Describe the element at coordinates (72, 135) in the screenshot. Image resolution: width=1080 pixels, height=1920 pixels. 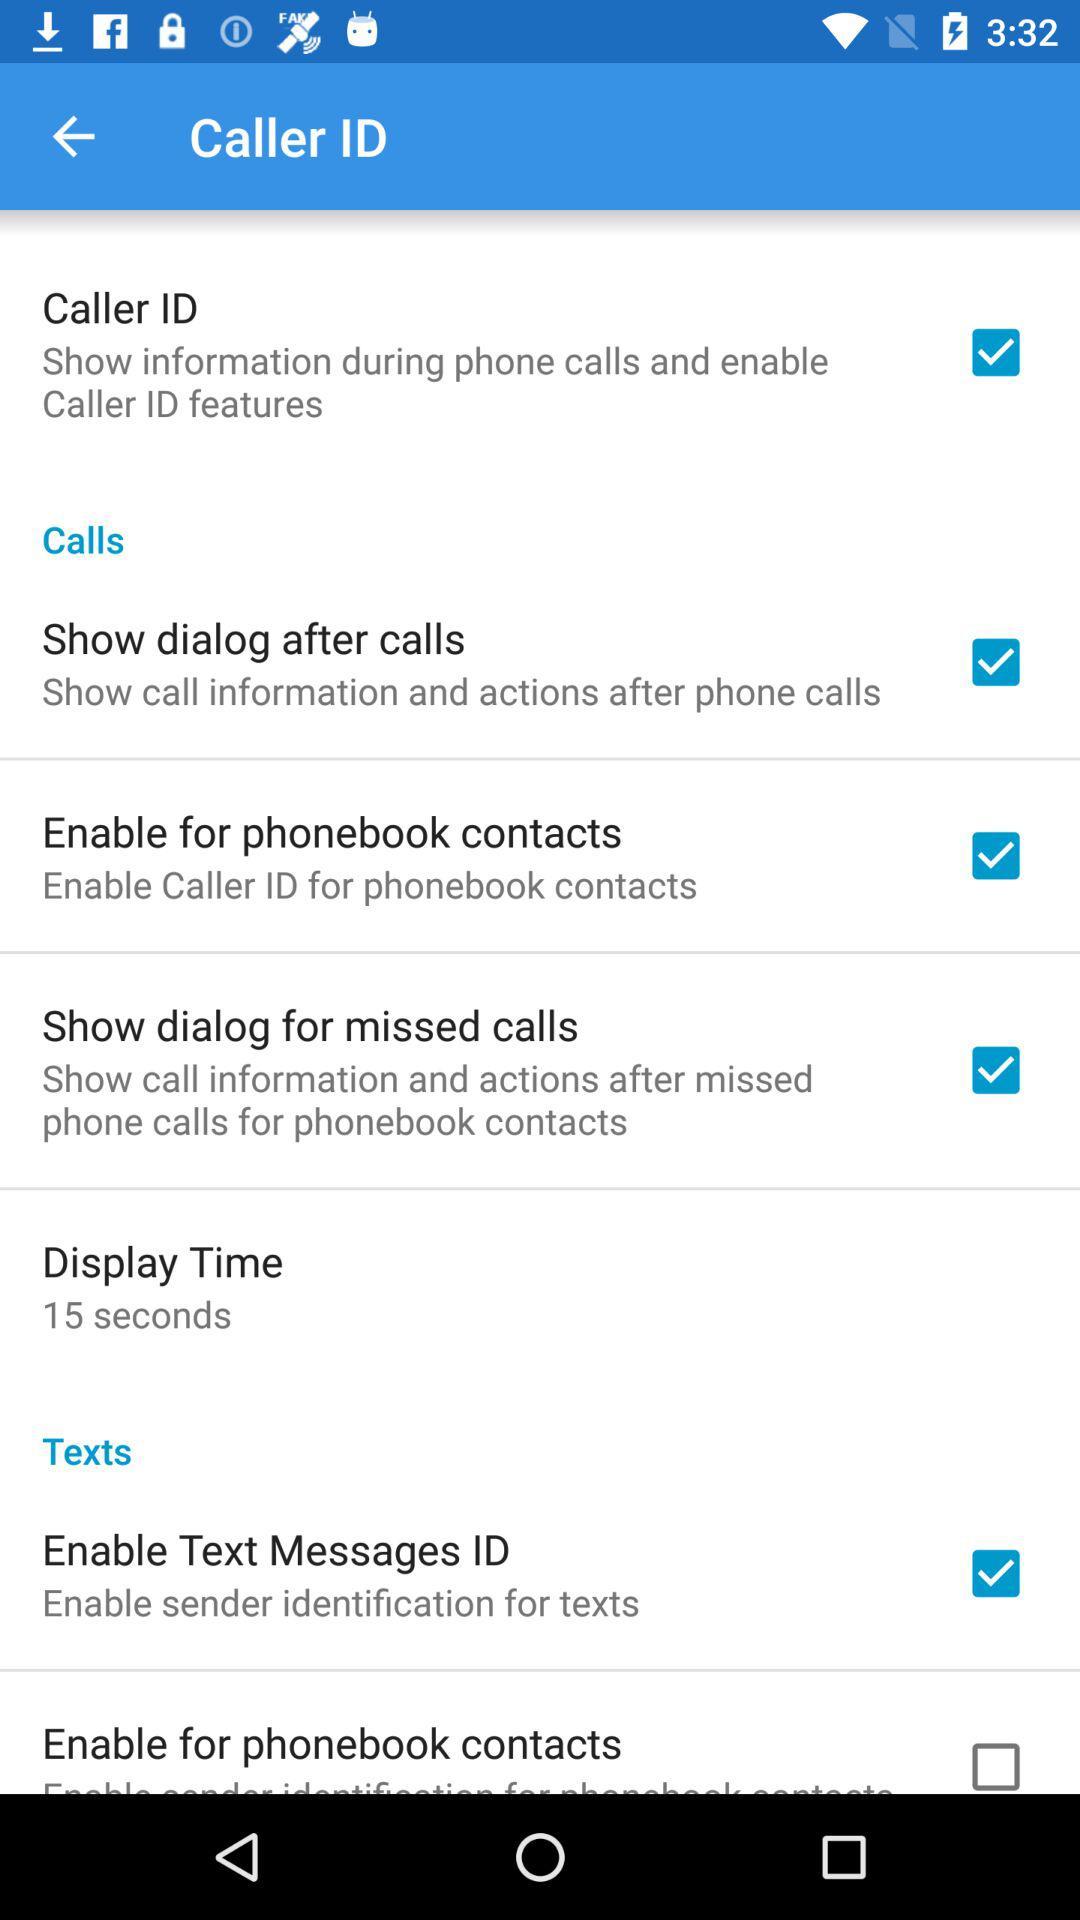
I see `icon next to the caller id` at that location.